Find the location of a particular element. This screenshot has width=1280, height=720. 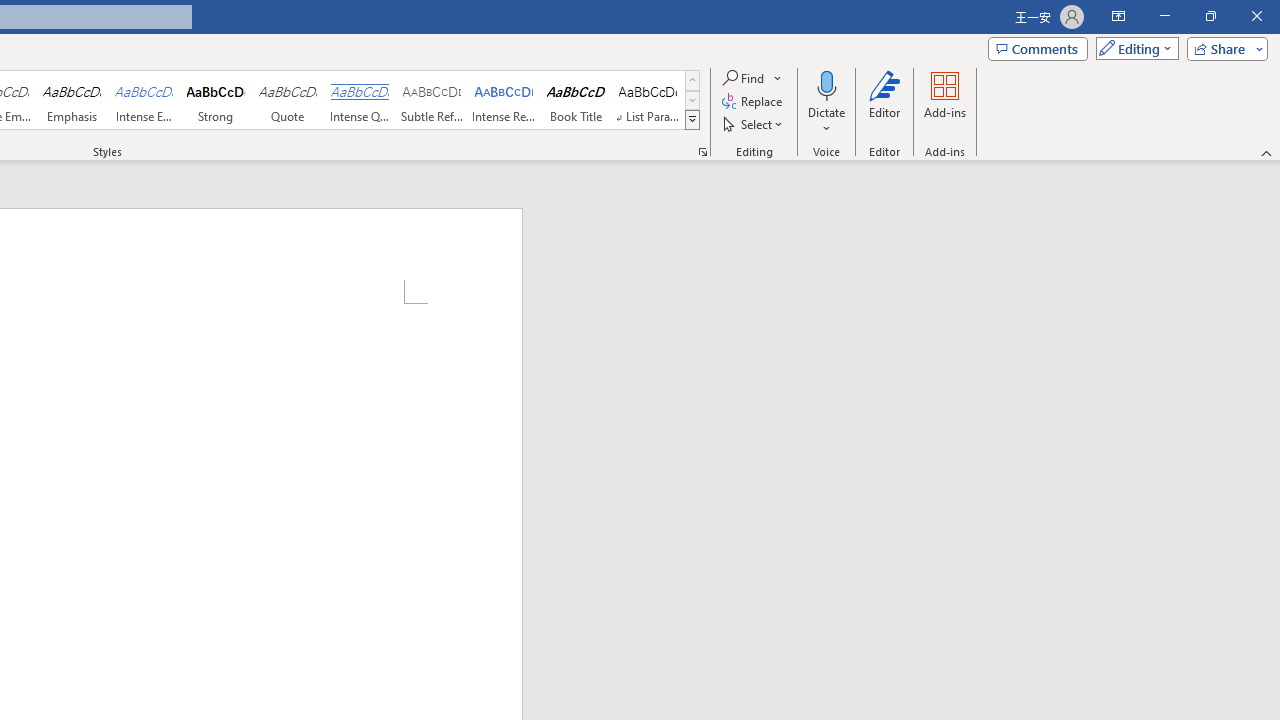

'Find' is located at coordinates (743, 77).